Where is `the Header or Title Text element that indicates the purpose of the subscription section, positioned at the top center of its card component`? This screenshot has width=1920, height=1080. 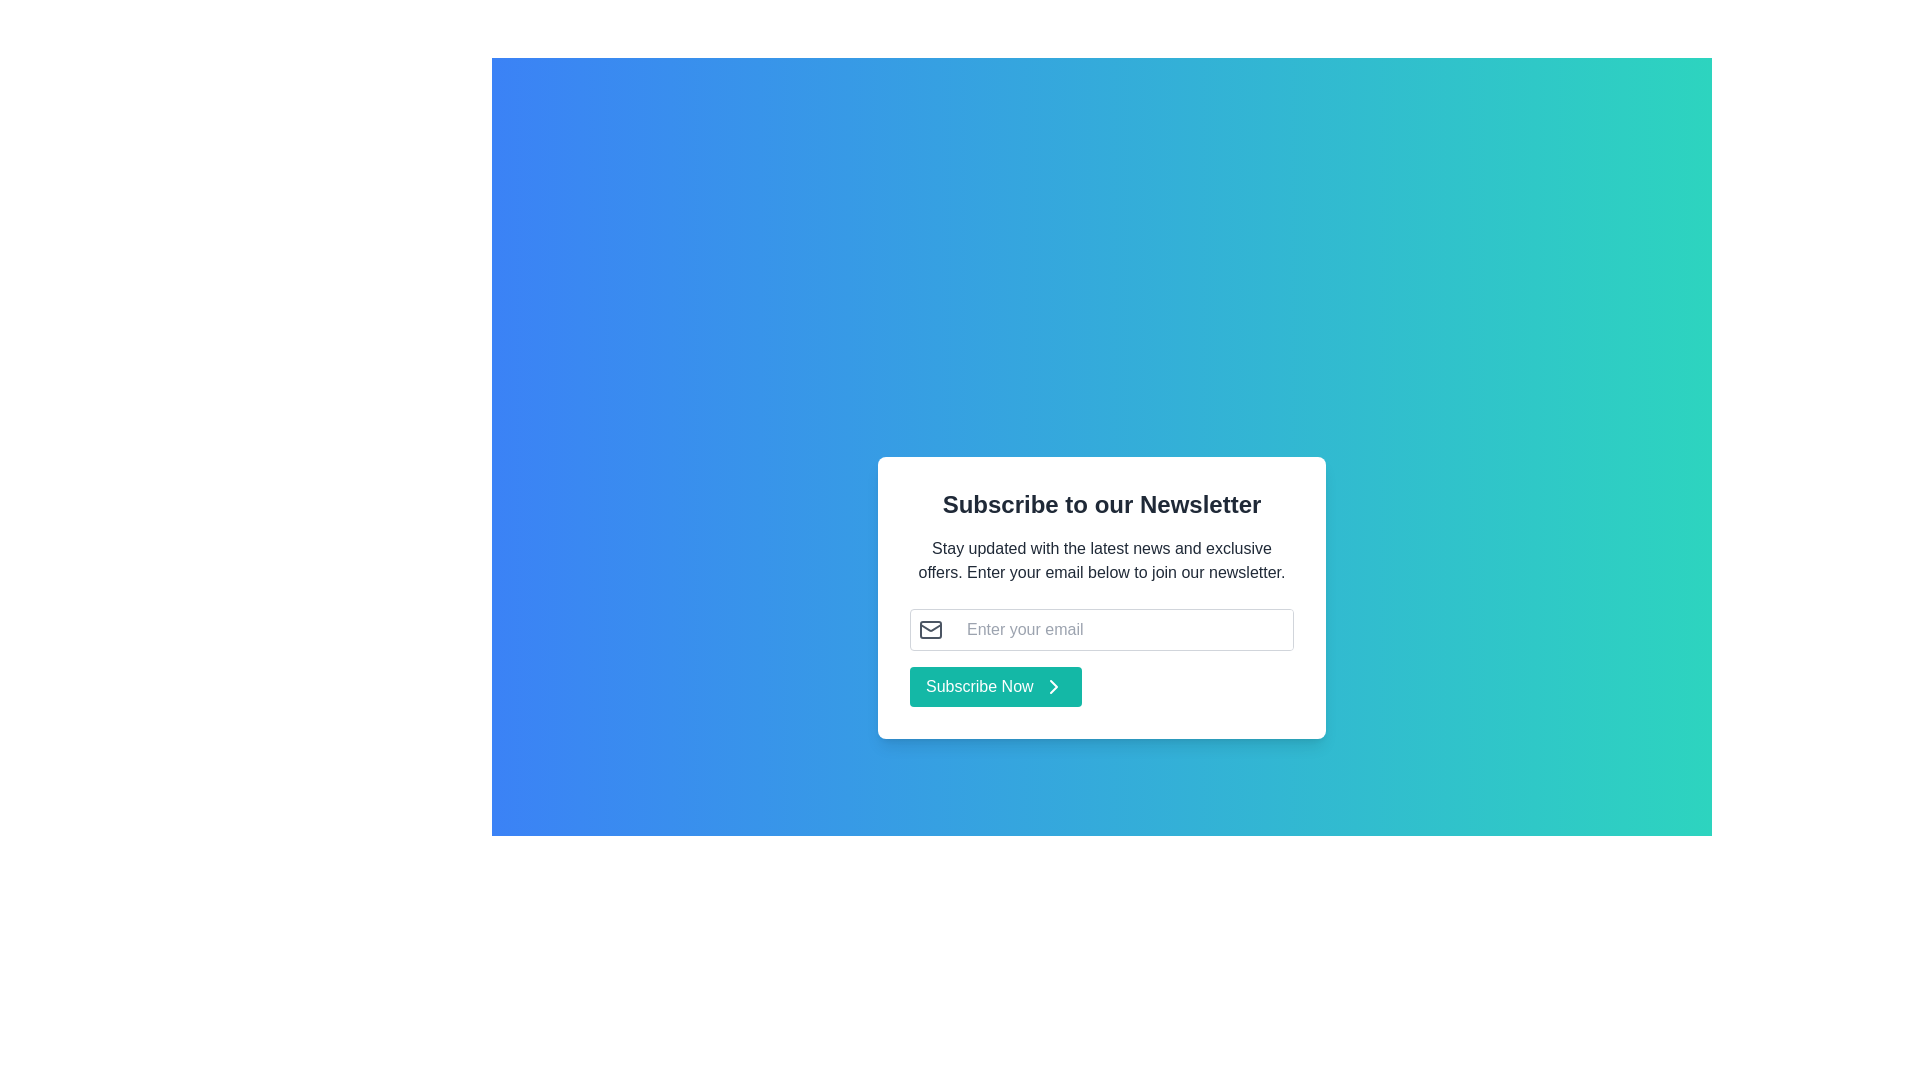
the Header or Title Text element that indicates the purpose of the subscription section, positioned at the top center of its card component is located at coordinates (1101, 504).